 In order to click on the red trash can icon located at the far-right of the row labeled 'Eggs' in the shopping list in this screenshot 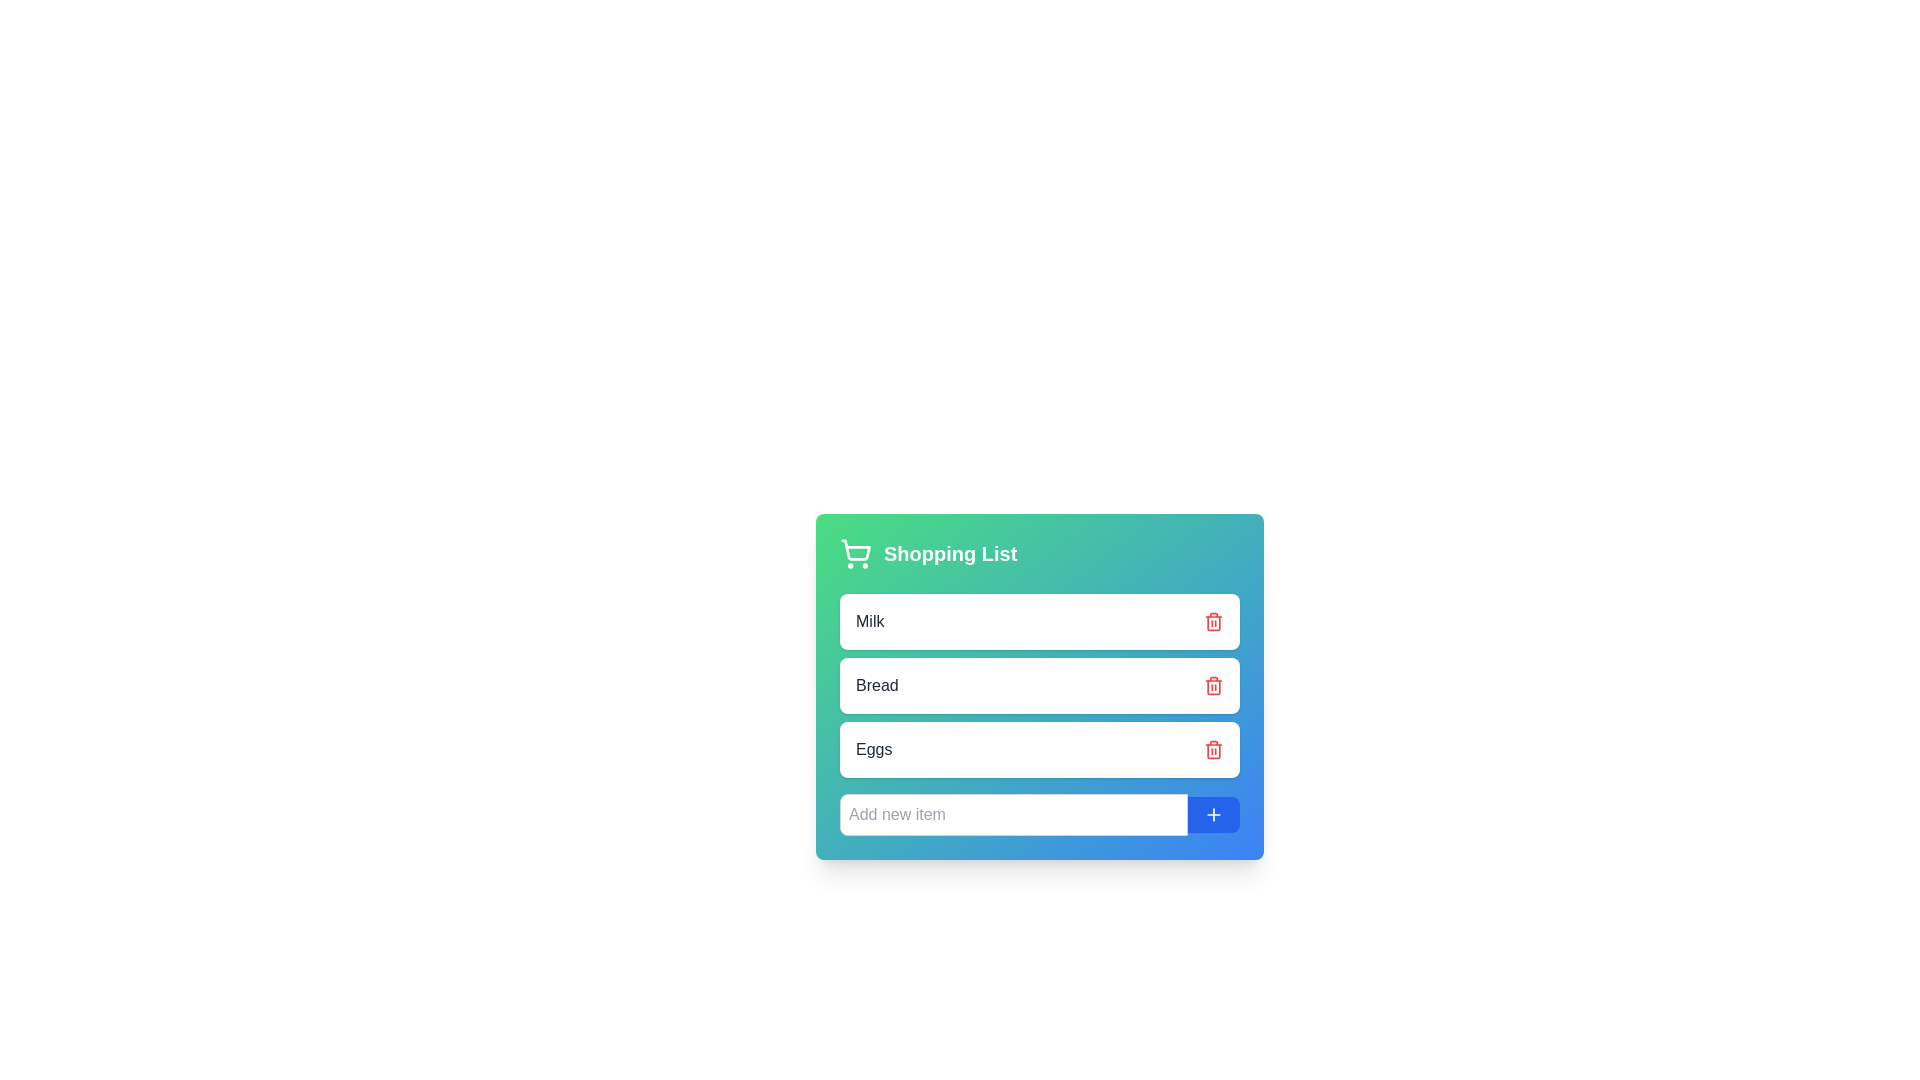, I will do `click(1213, 749)`.